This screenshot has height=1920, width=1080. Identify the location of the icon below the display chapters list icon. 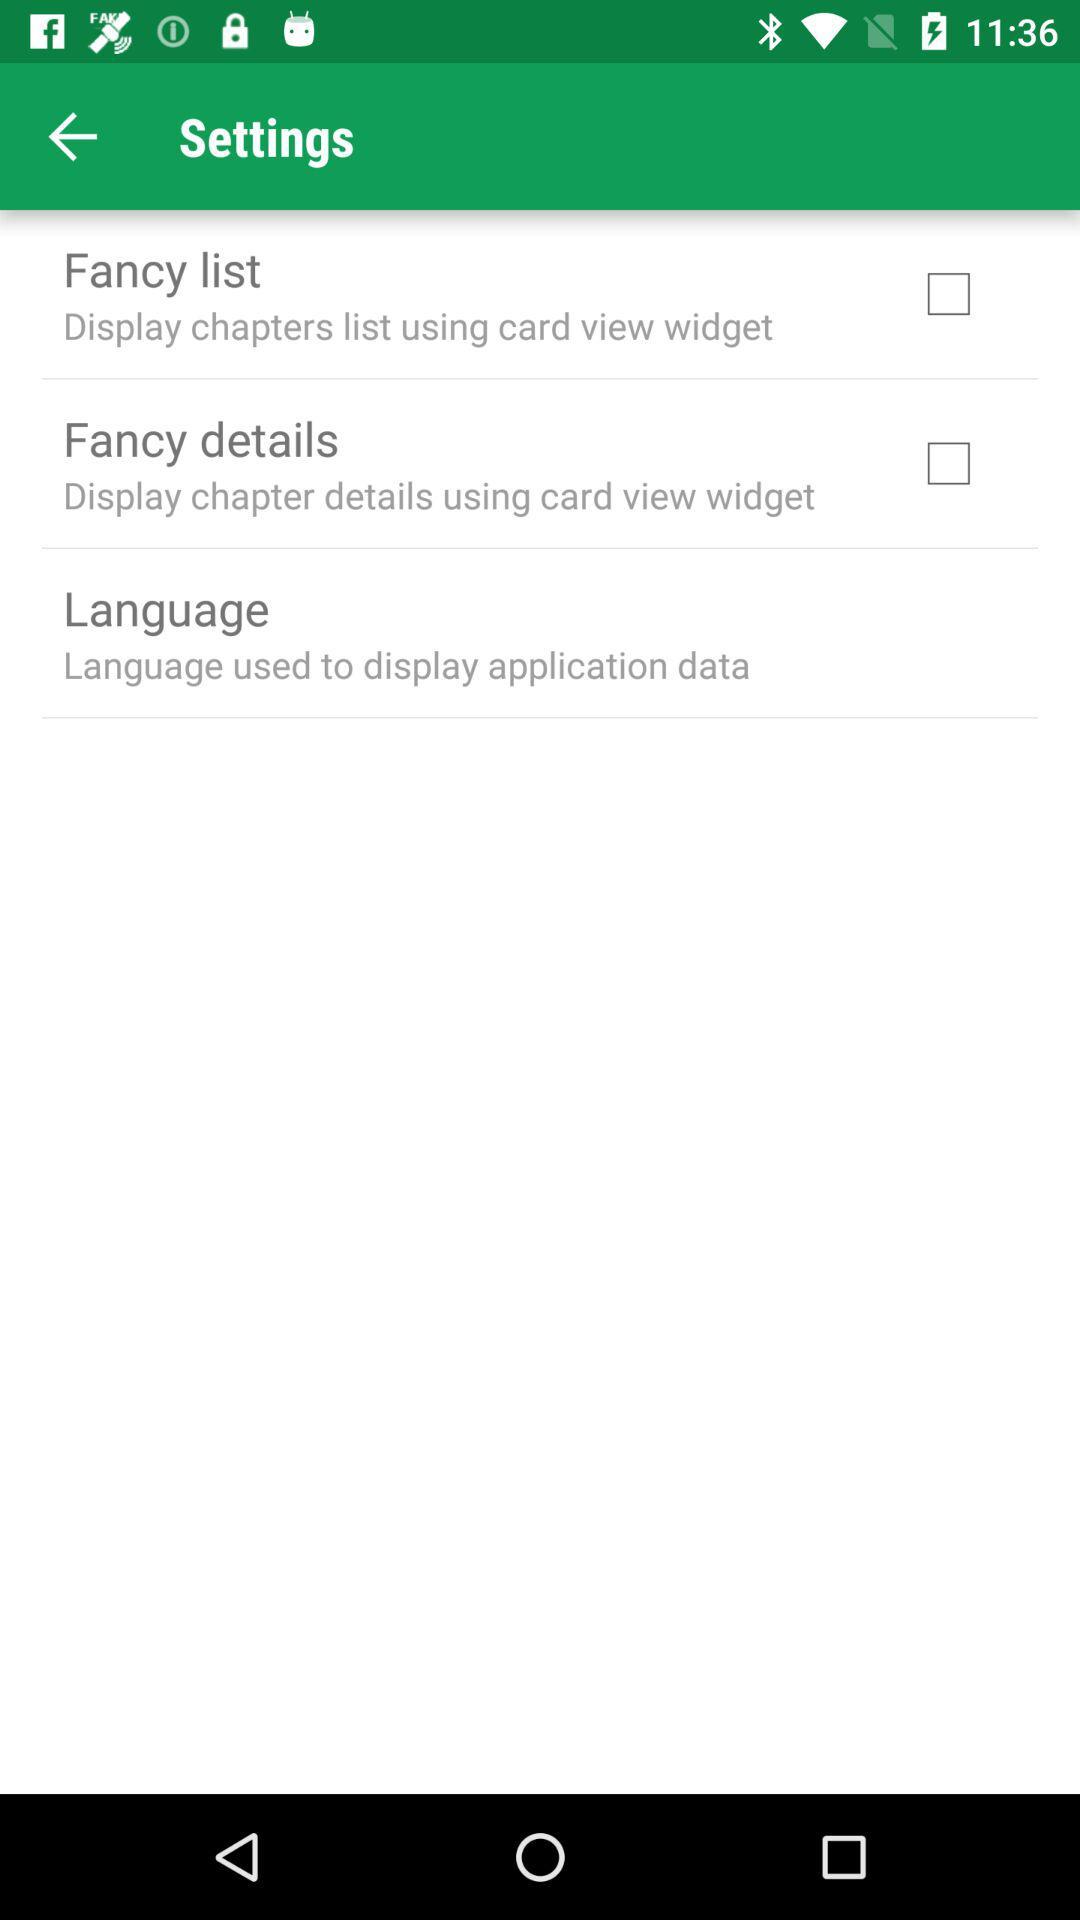
(200, 437).